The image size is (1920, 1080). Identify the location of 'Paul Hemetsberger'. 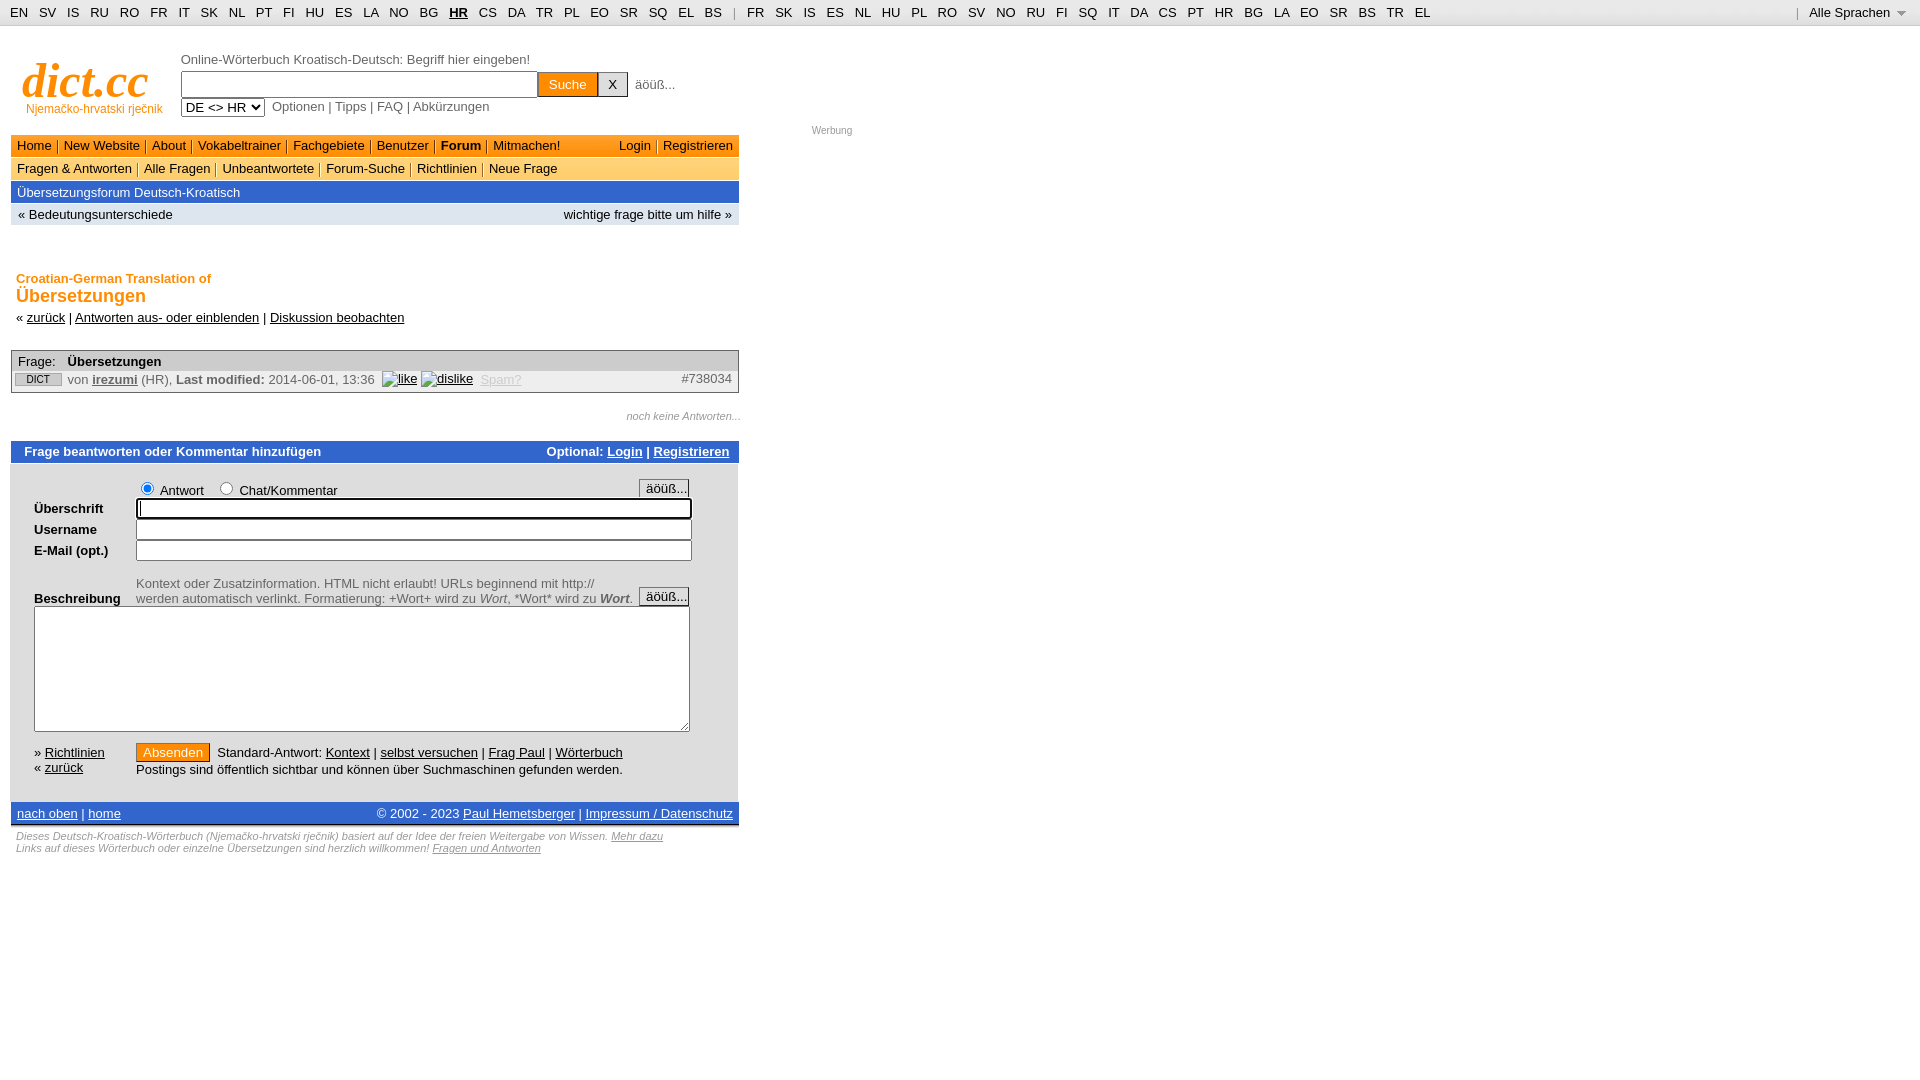
(461, 813).